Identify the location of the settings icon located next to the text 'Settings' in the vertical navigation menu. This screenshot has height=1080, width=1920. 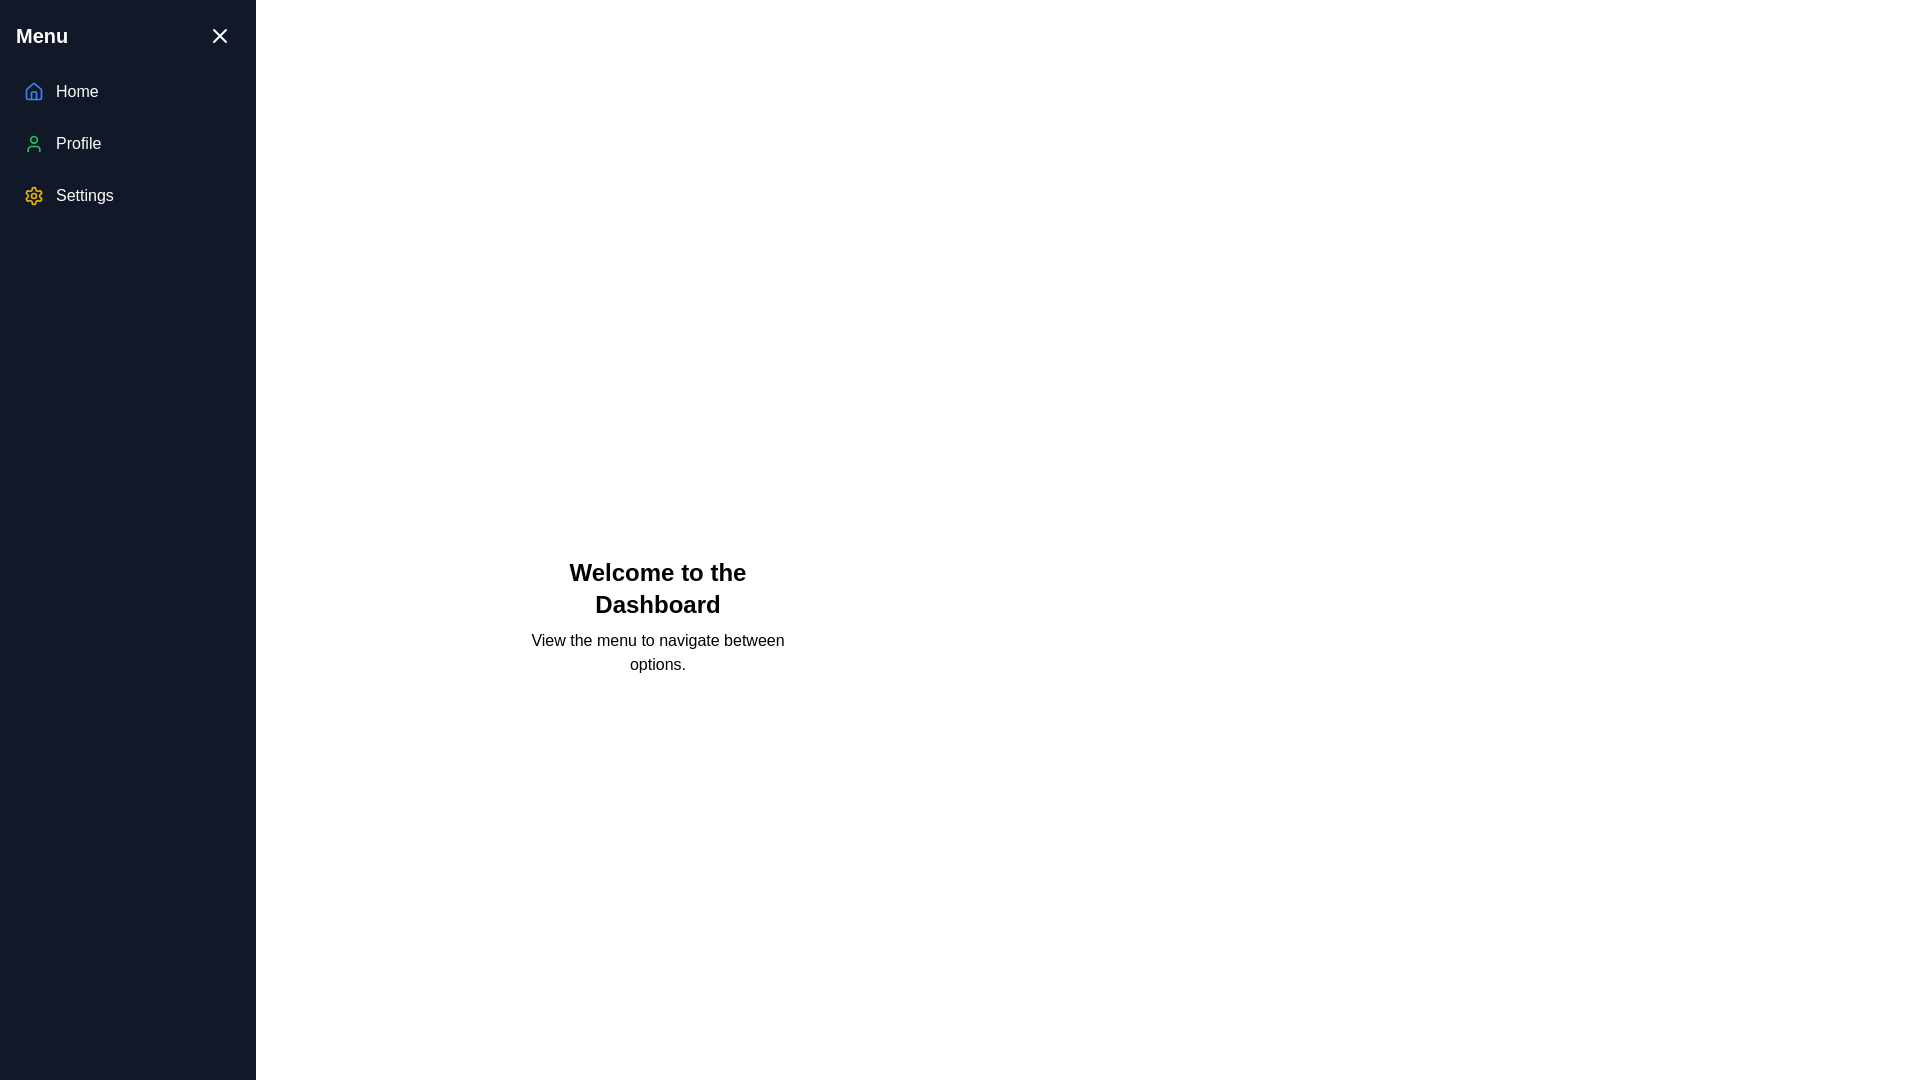
(33, 196).